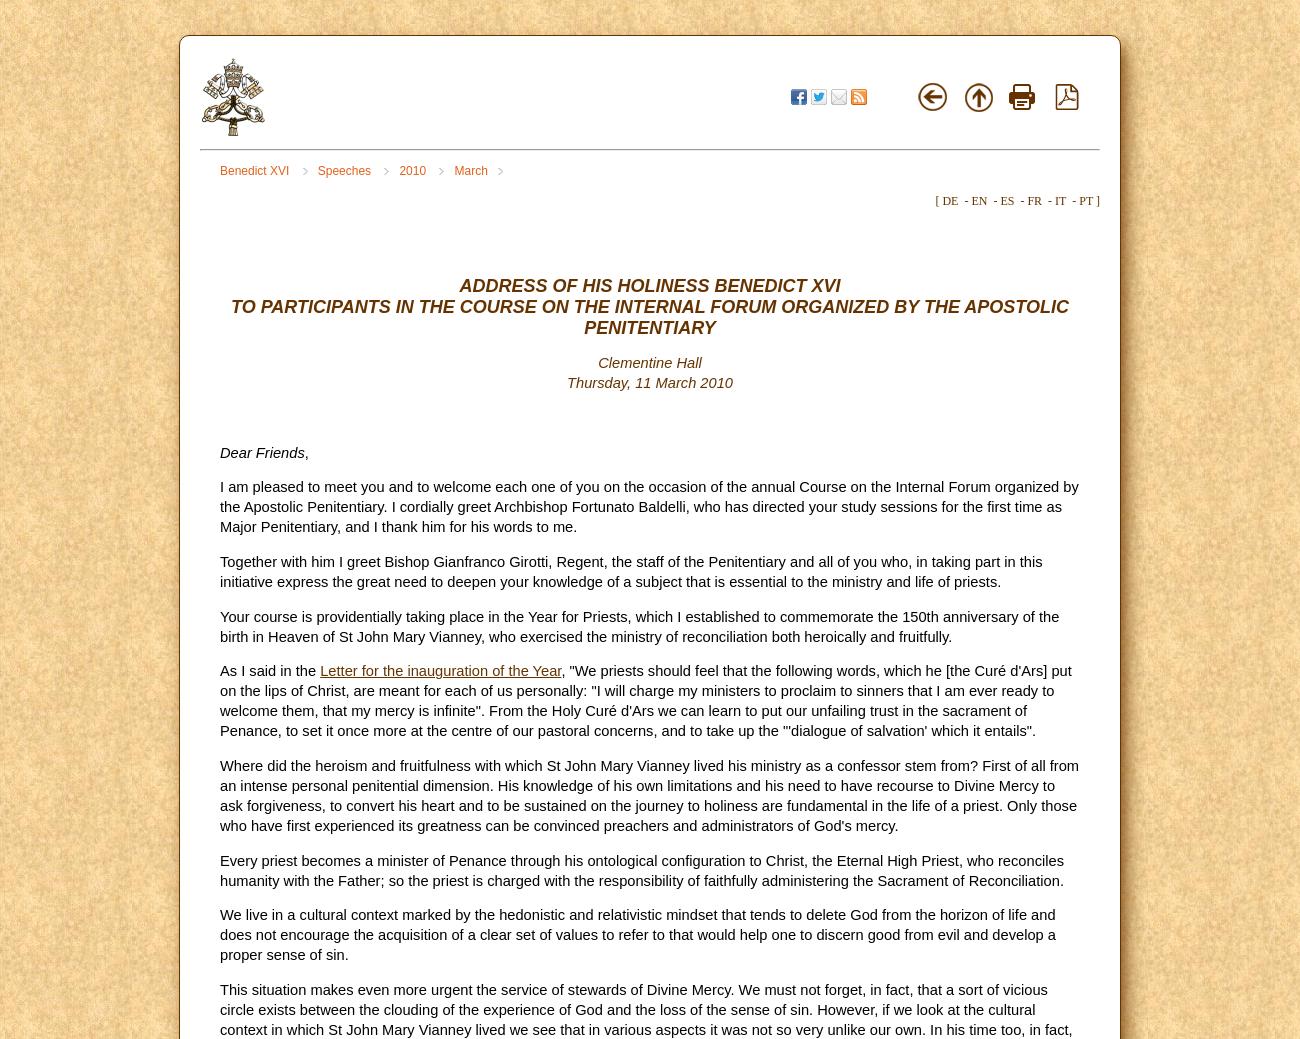 The width and height of the screenshot is (1300, 1039). Describe the element at coordinates (635, 381) in the screenshot. I see `'11 March 2010'` at that location.